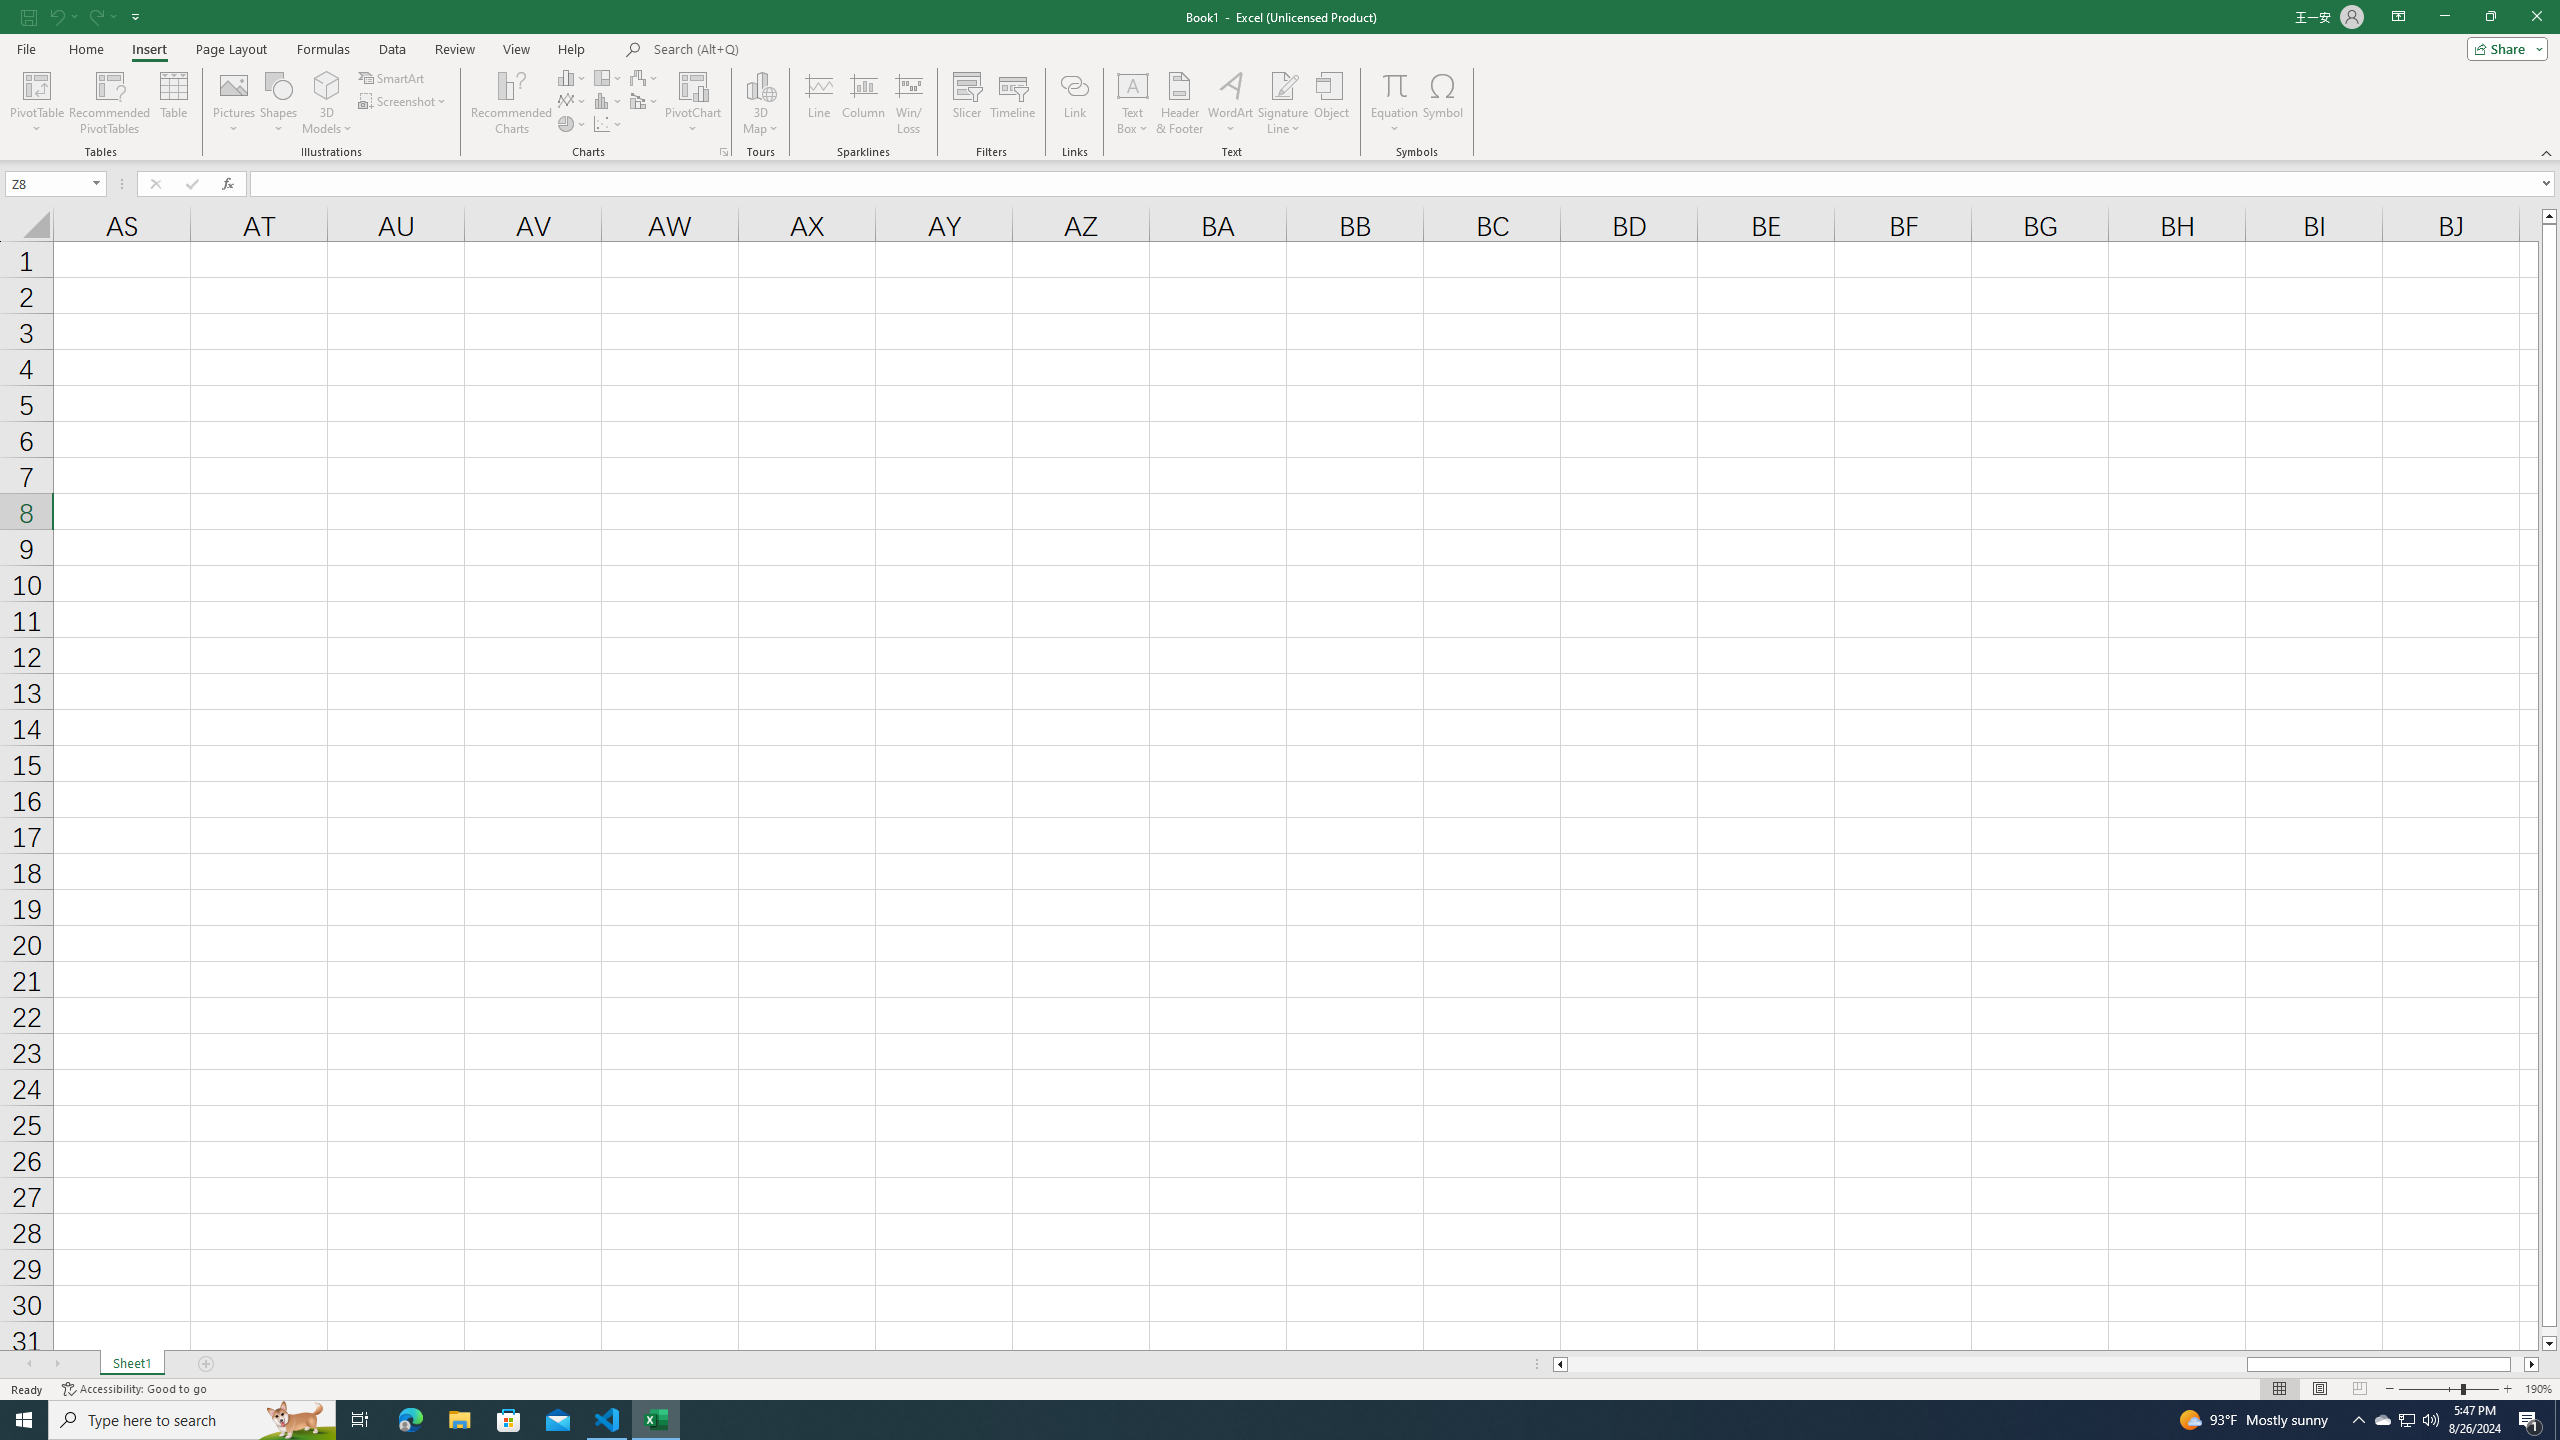 The image size is (2560, 1440). Describe the element at coordinates (692, 103) in the screenshot. I see `'PivotChart'` at that location.